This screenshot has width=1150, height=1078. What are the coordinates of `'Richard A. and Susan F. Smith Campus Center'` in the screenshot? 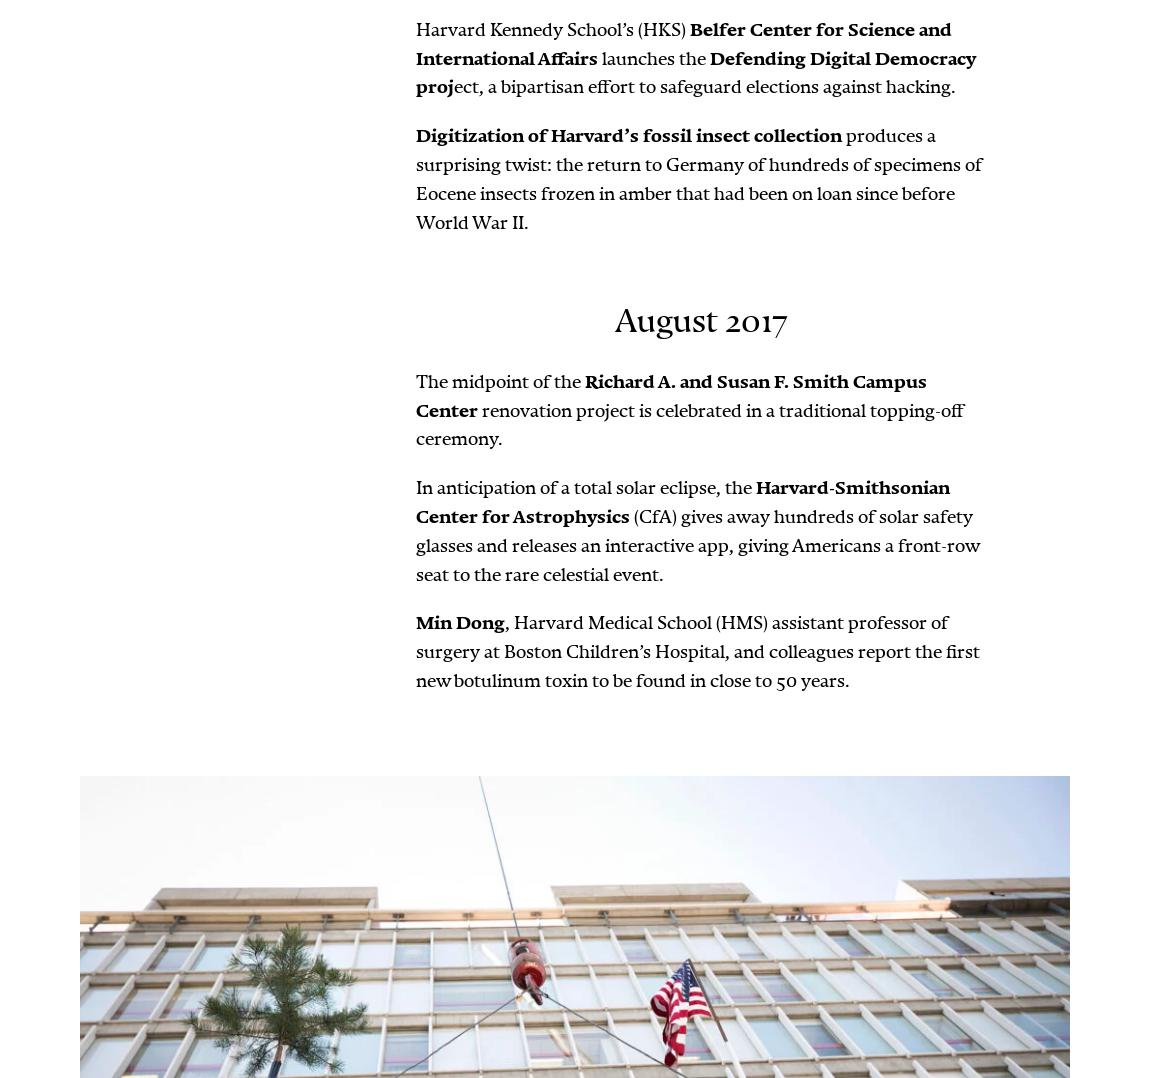 It's located at (670, 394).